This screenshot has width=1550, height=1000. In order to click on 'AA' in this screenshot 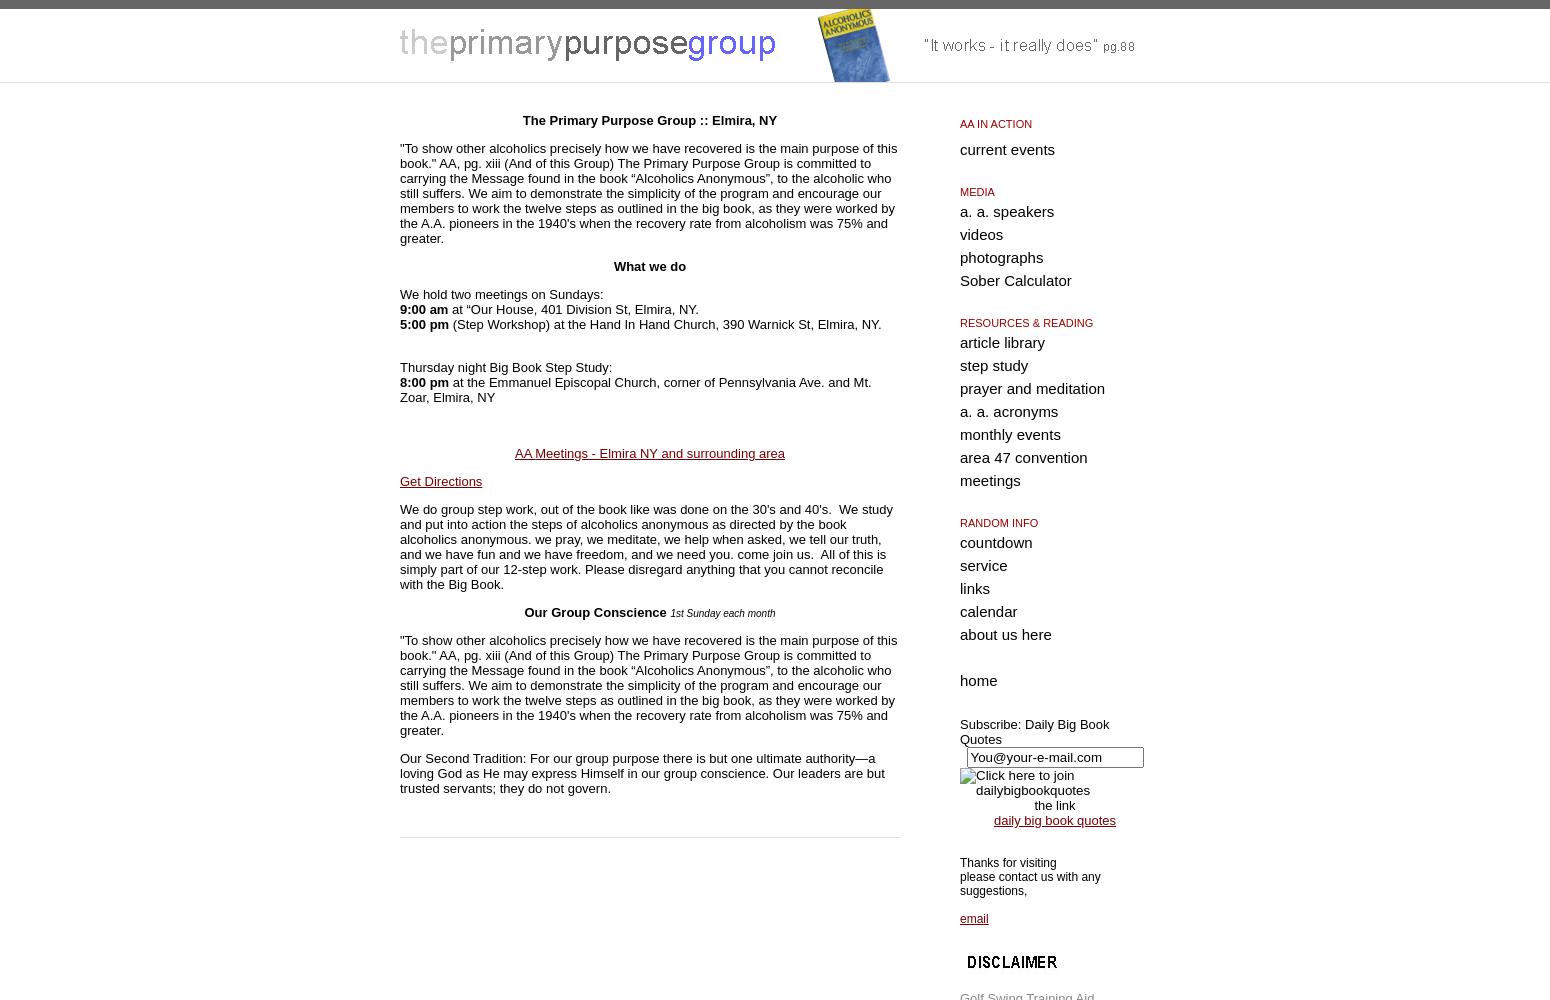, I will do `click(523, 452)`.